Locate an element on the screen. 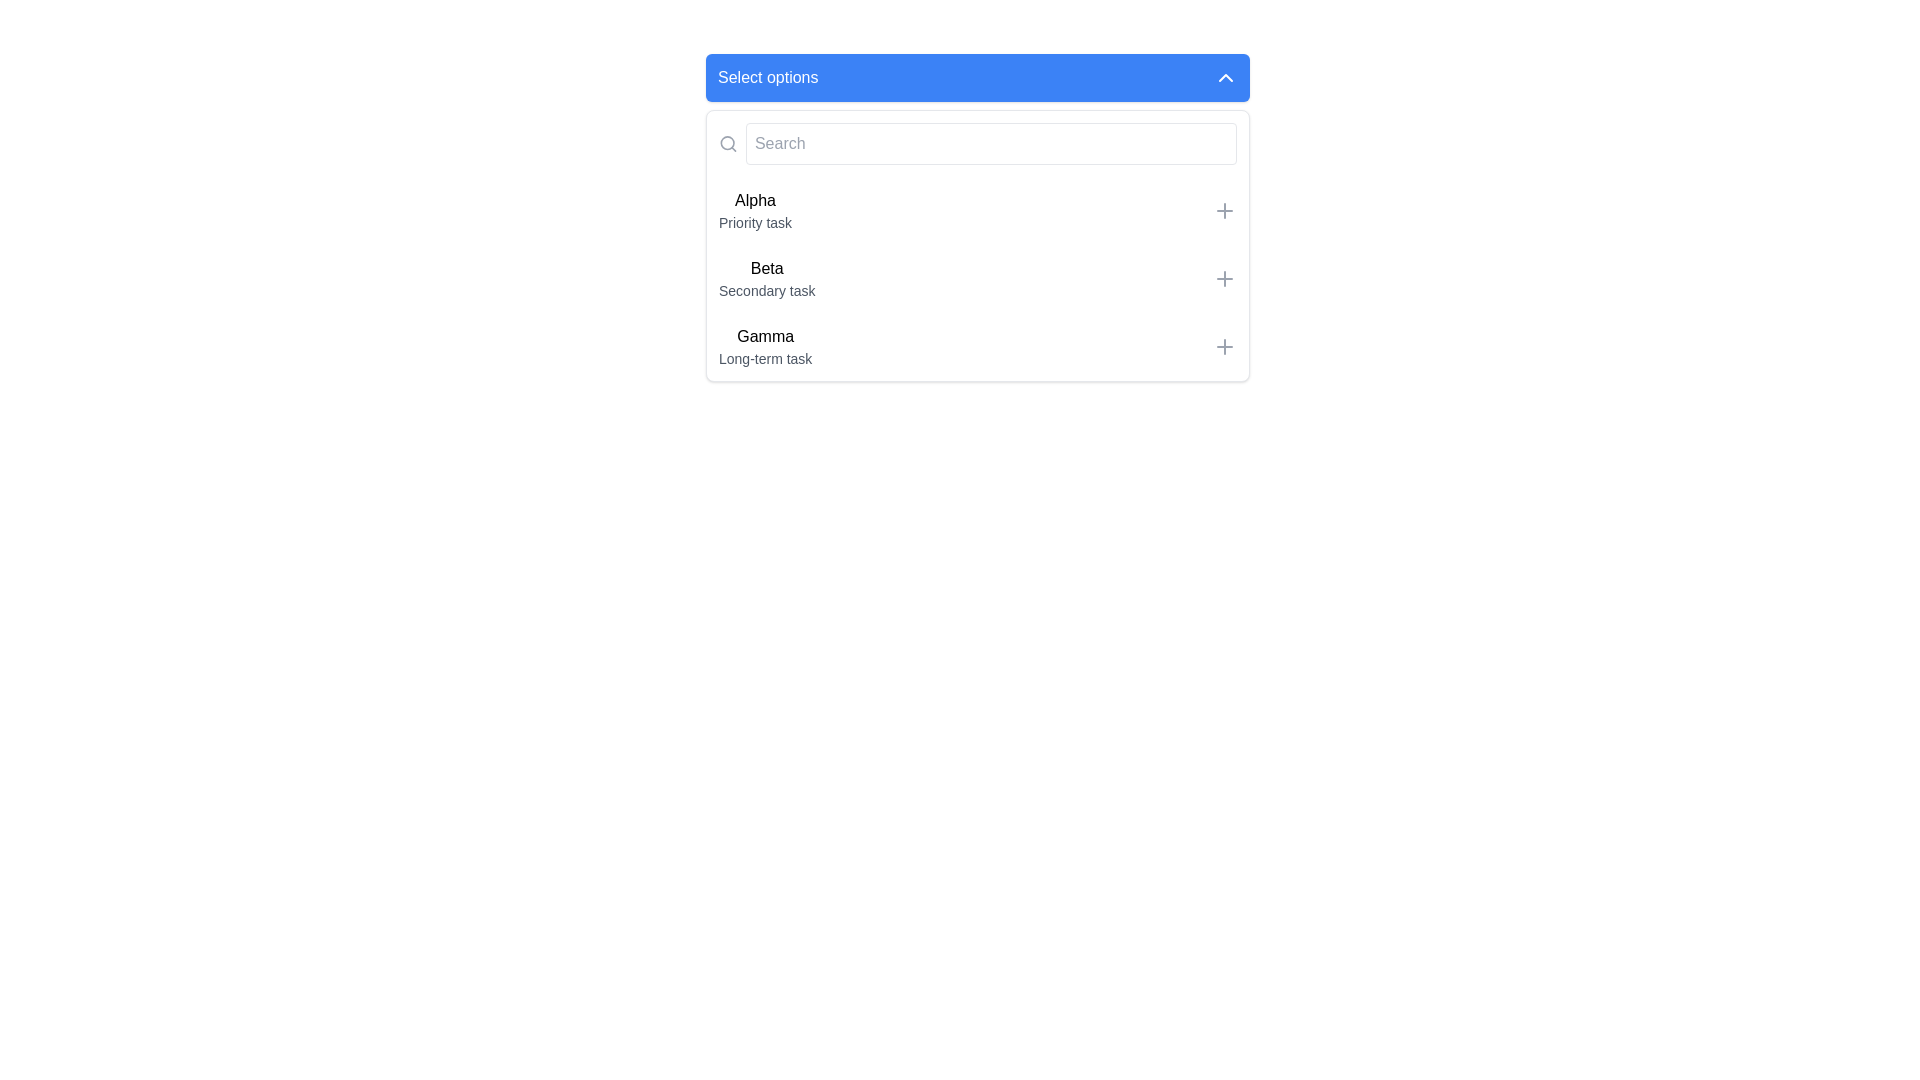  the text label providing additional information for the 'Beta' item in the dropdown menu, positioned directly below its sibling element 'Beta' is located at coordinates (766, 290).